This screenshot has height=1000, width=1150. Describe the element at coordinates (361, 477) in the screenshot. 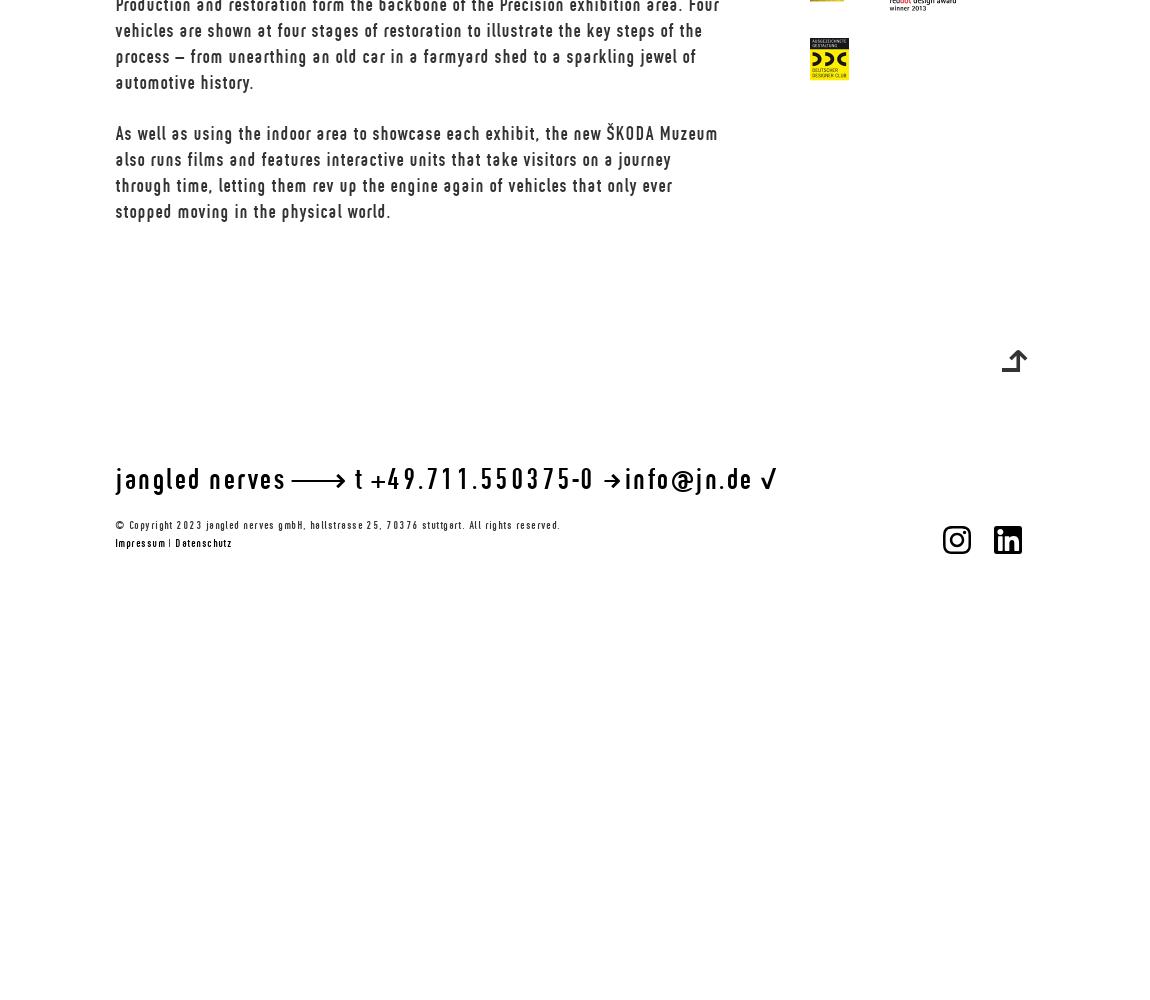

I see `'t'` at that location.